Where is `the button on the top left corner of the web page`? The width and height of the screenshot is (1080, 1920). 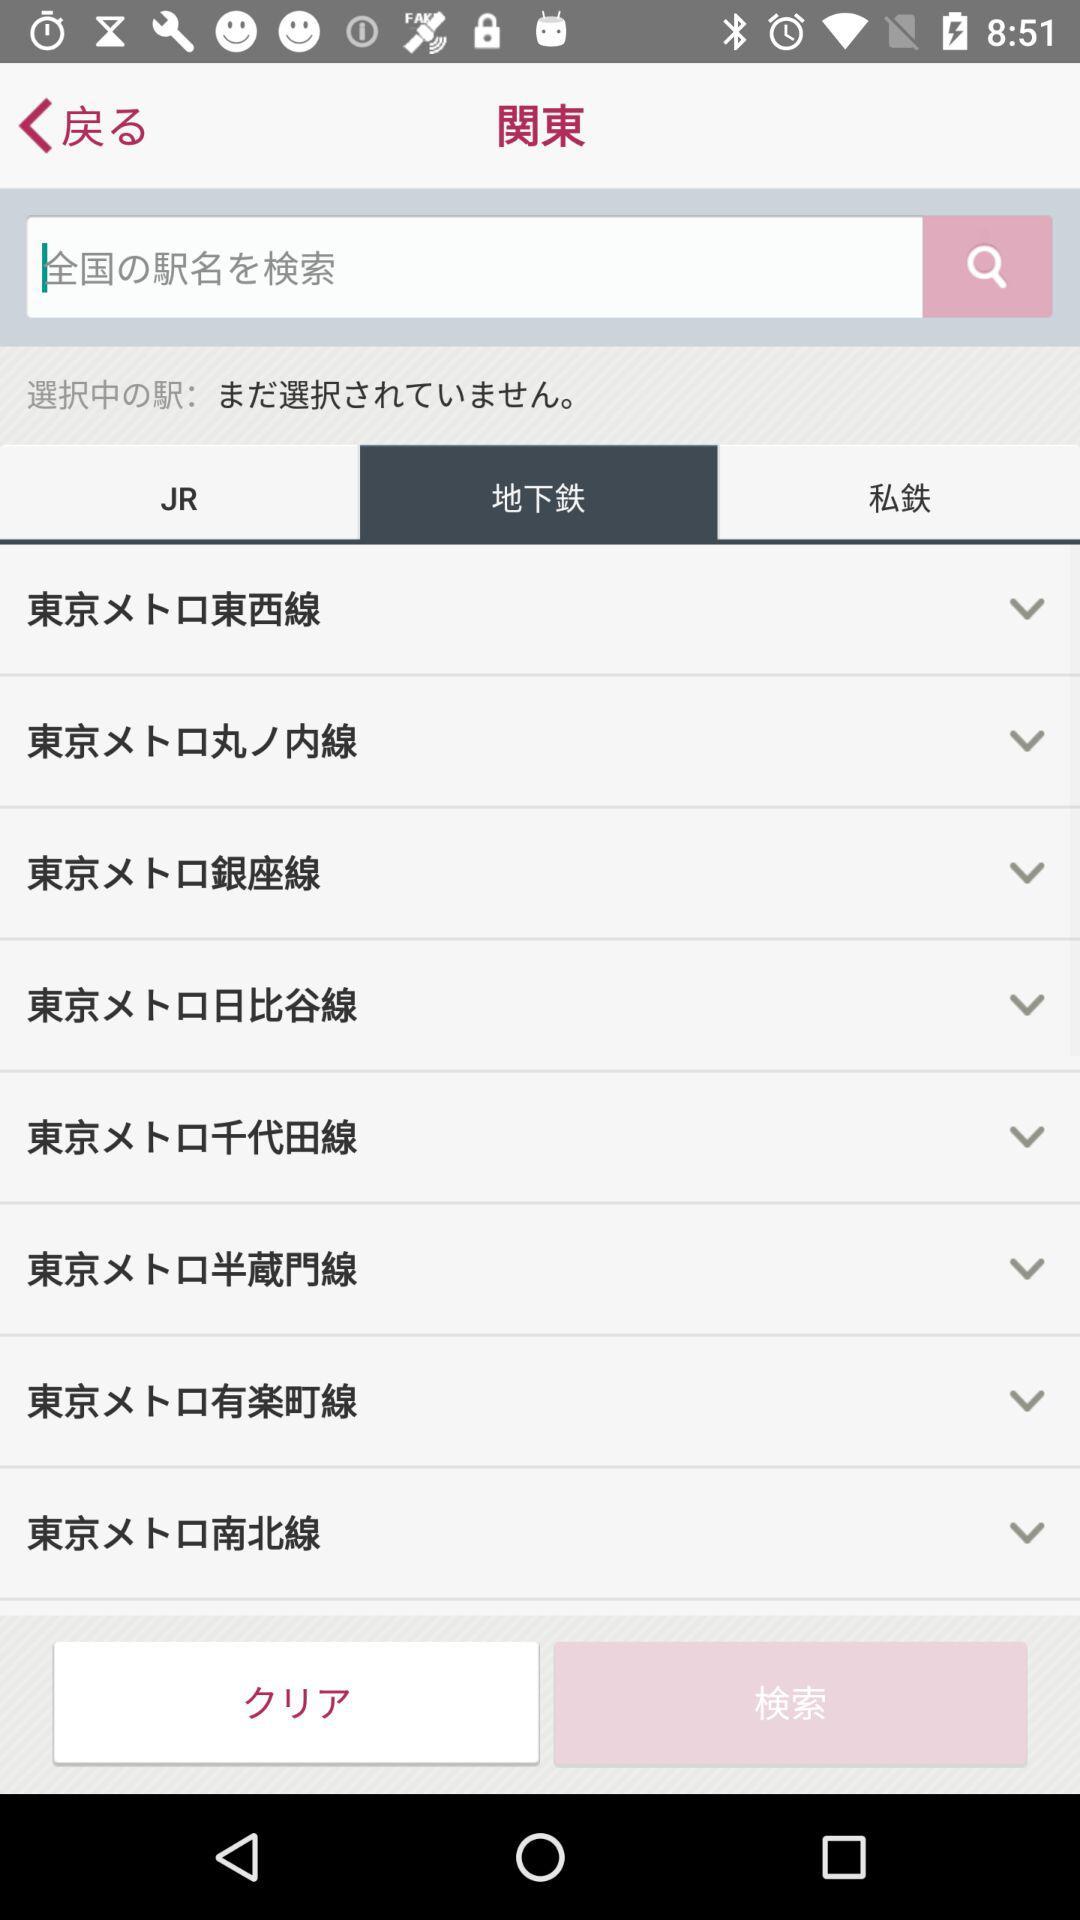 the button on the top left corner of the web page is located at coordinates (81, 124).